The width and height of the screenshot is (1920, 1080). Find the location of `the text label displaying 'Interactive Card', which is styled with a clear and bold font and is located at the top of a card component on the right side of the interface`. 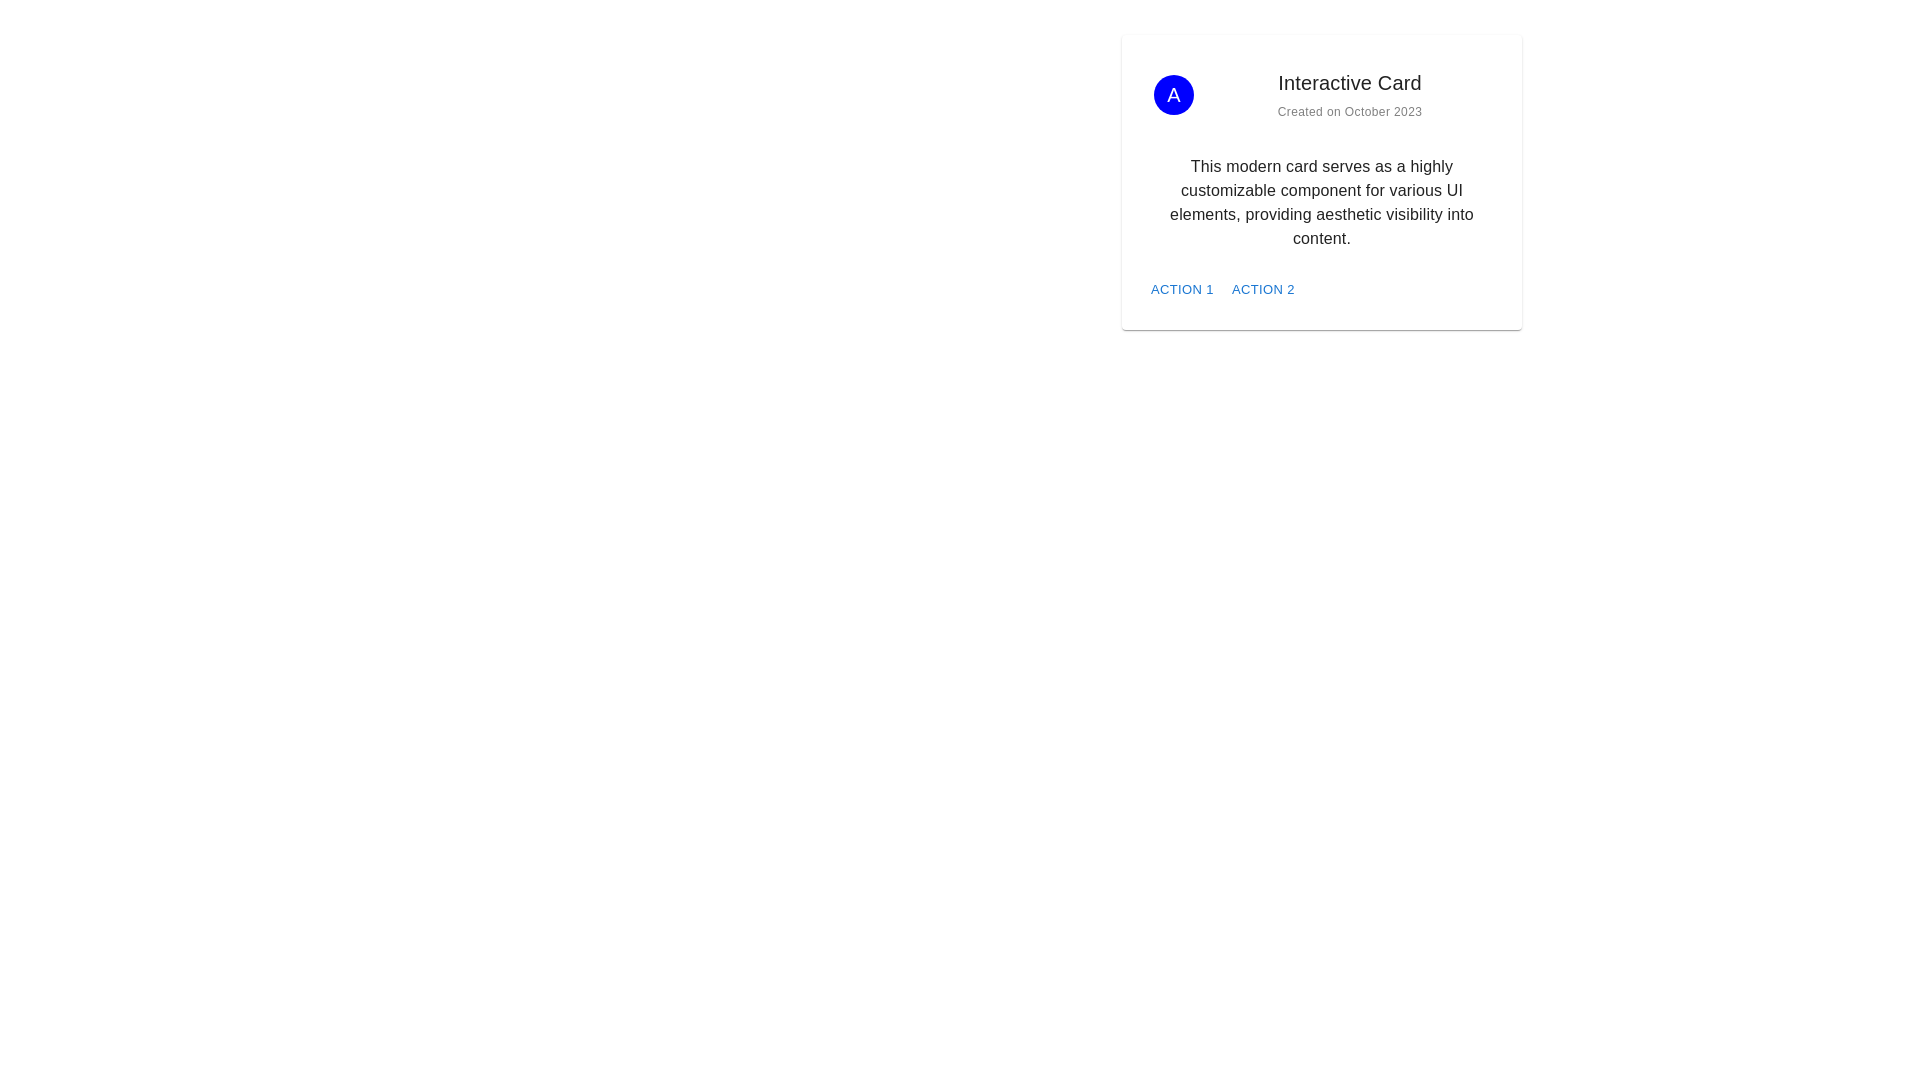

the text label displaying 'Interactive Card', which is styled with a clear and bold font and is located at the top of a card component on the right side of the interface is located at coordinates (1349, 82).